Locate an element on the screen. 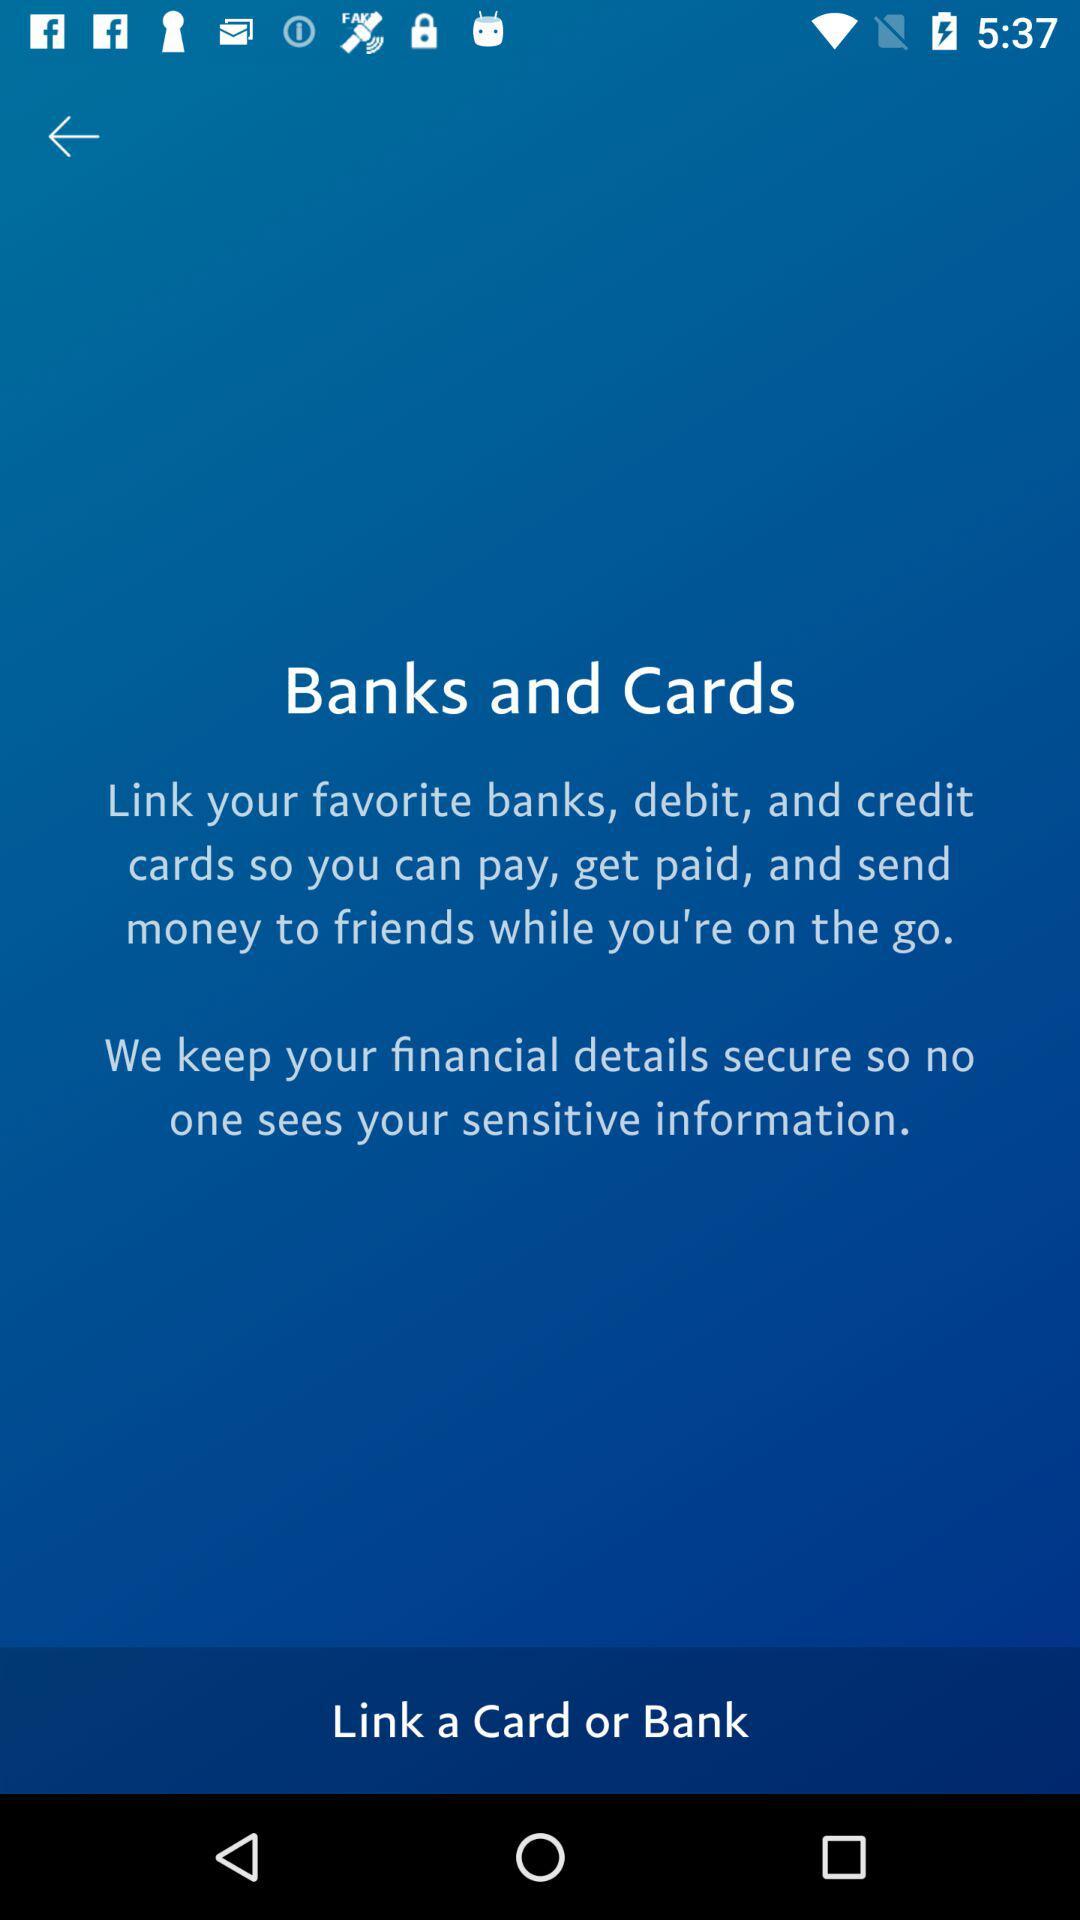 This screenshot has height=1920, width=1080. link a card icon is located at coordinates (540, 1719).